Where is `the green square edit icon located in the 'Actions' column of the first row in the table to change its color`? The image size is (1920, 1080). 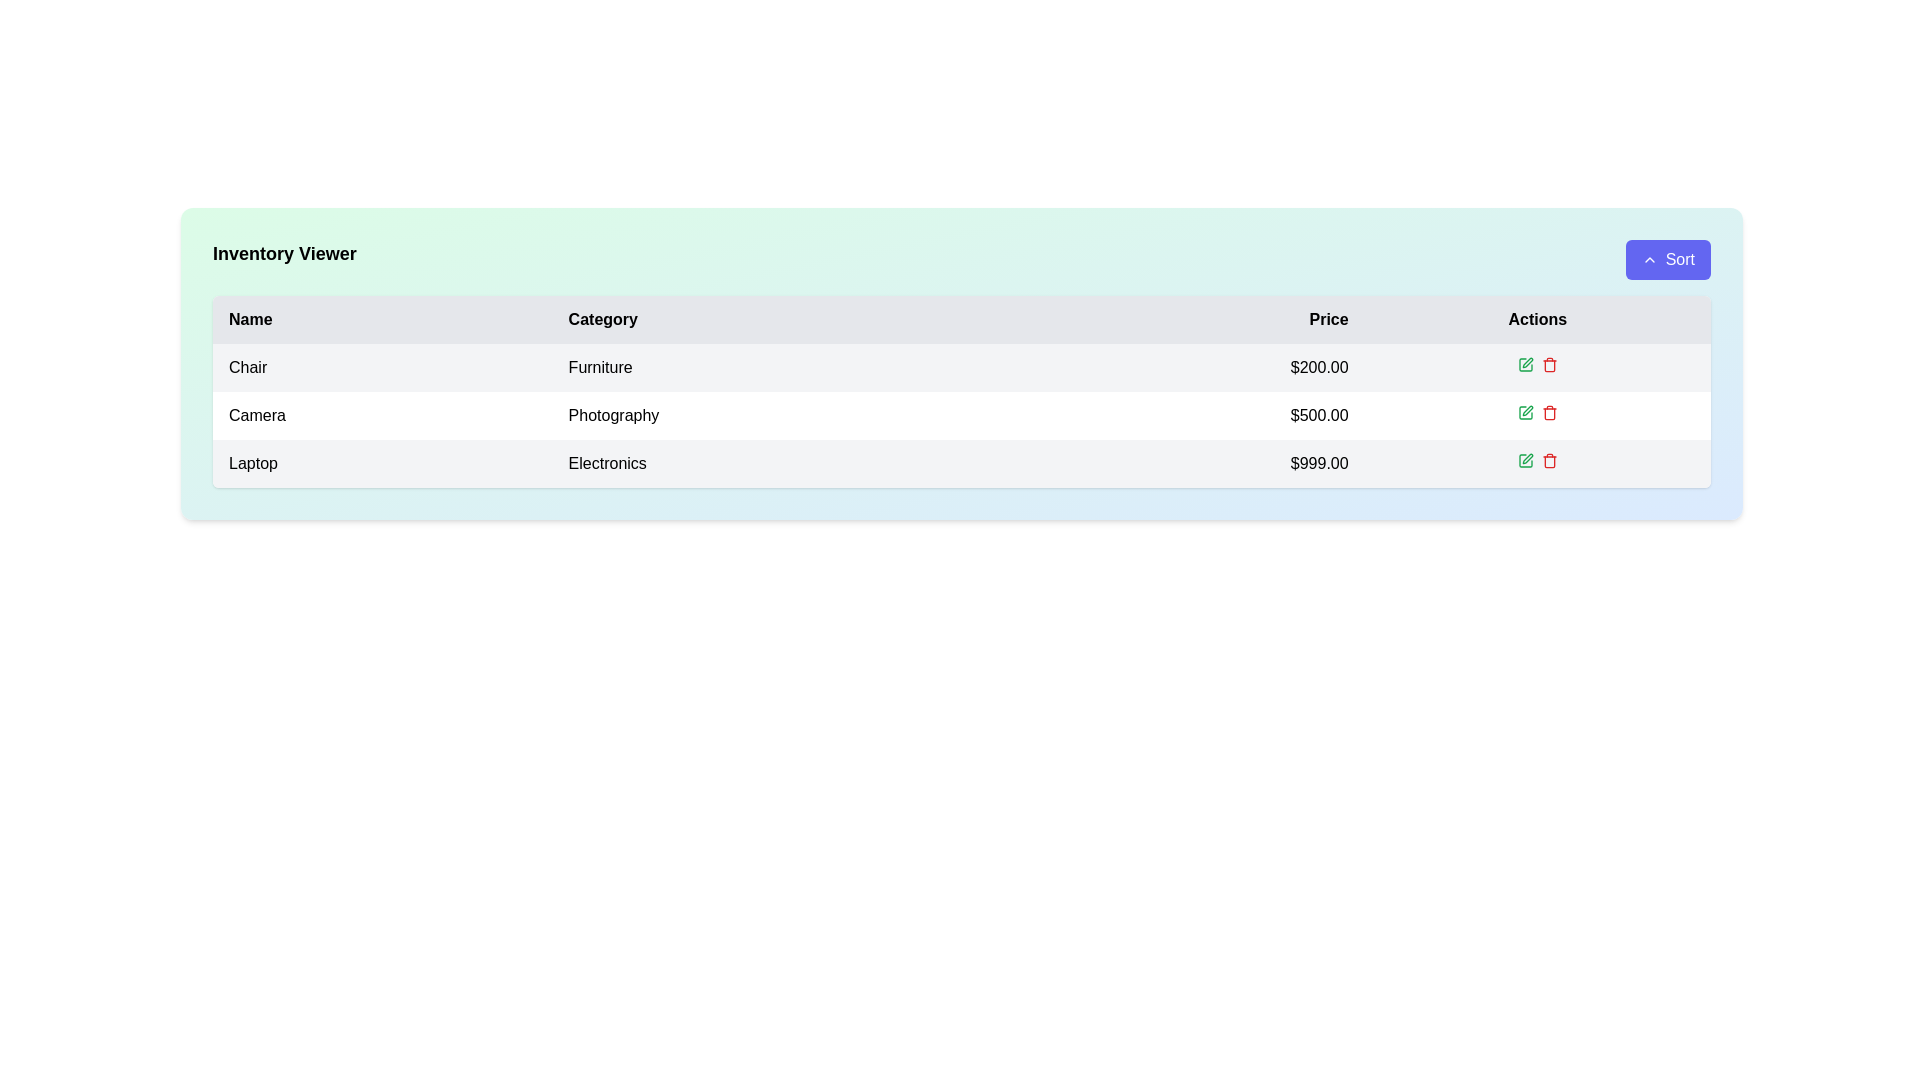 the green square edit icon located in the 'Actions' column of the first row in the table to change its color is located at coordinates (1524, 365).